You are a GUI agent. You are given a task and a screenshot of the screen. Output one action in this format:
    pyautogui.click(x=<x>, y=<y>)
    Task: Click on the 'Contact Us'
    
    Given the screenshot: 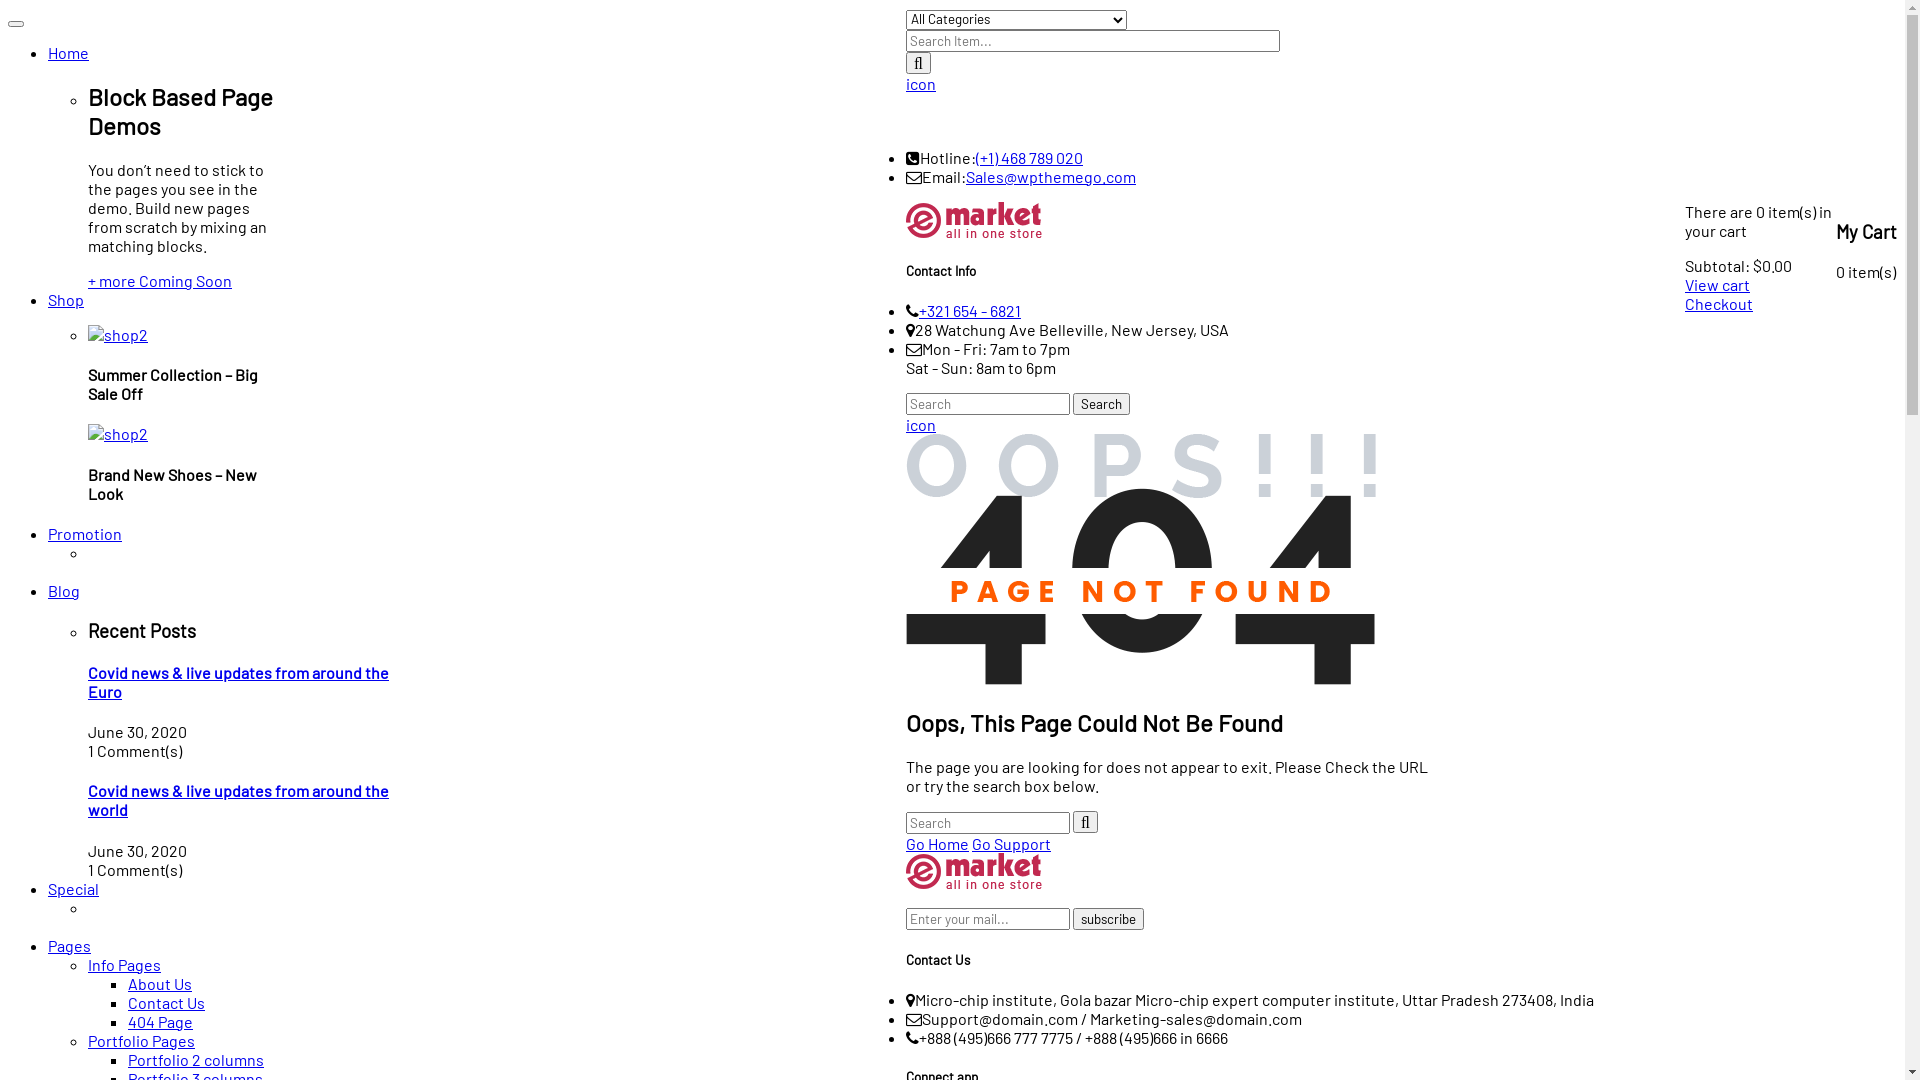 What is the action you would take?
    pyautogui.click(x=166, y=1002)
    